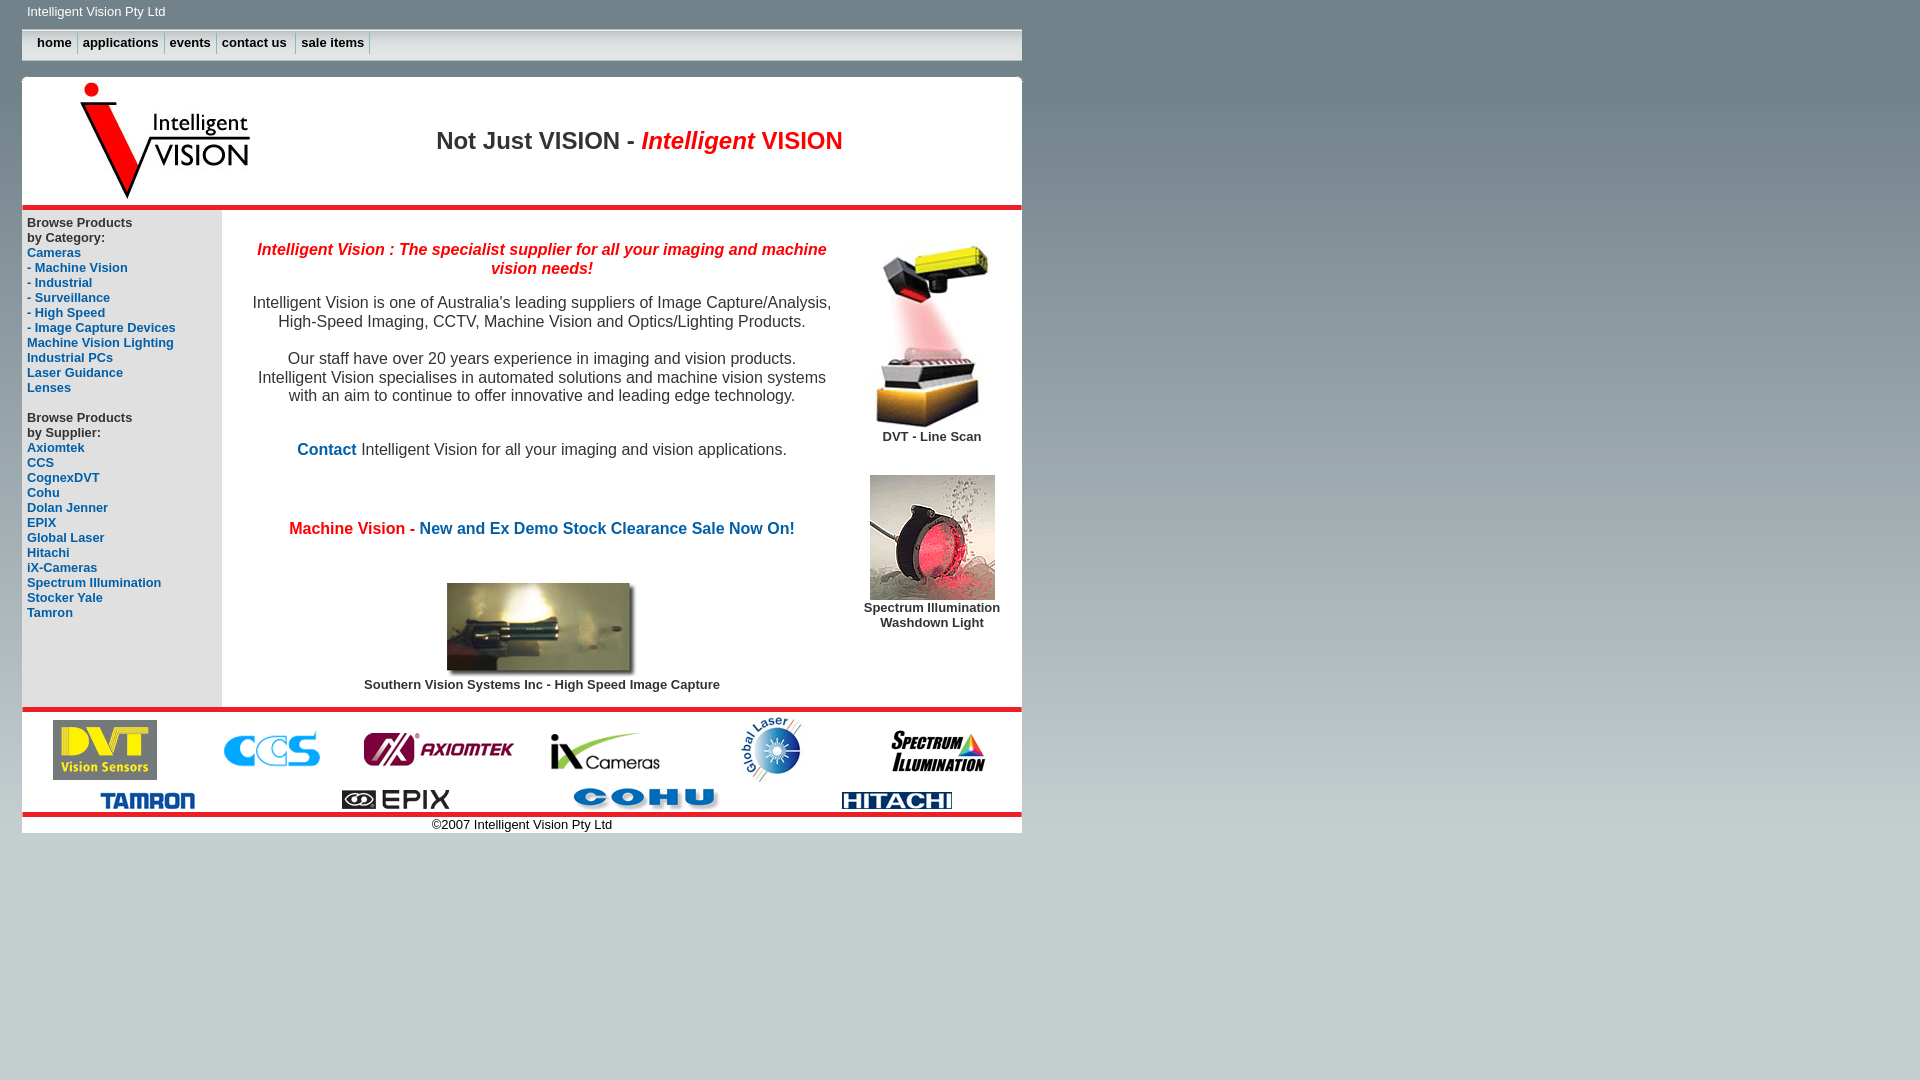 The height and width of the screenshot is (1080, 1920). I want to click on 'events', so click(191, 43).